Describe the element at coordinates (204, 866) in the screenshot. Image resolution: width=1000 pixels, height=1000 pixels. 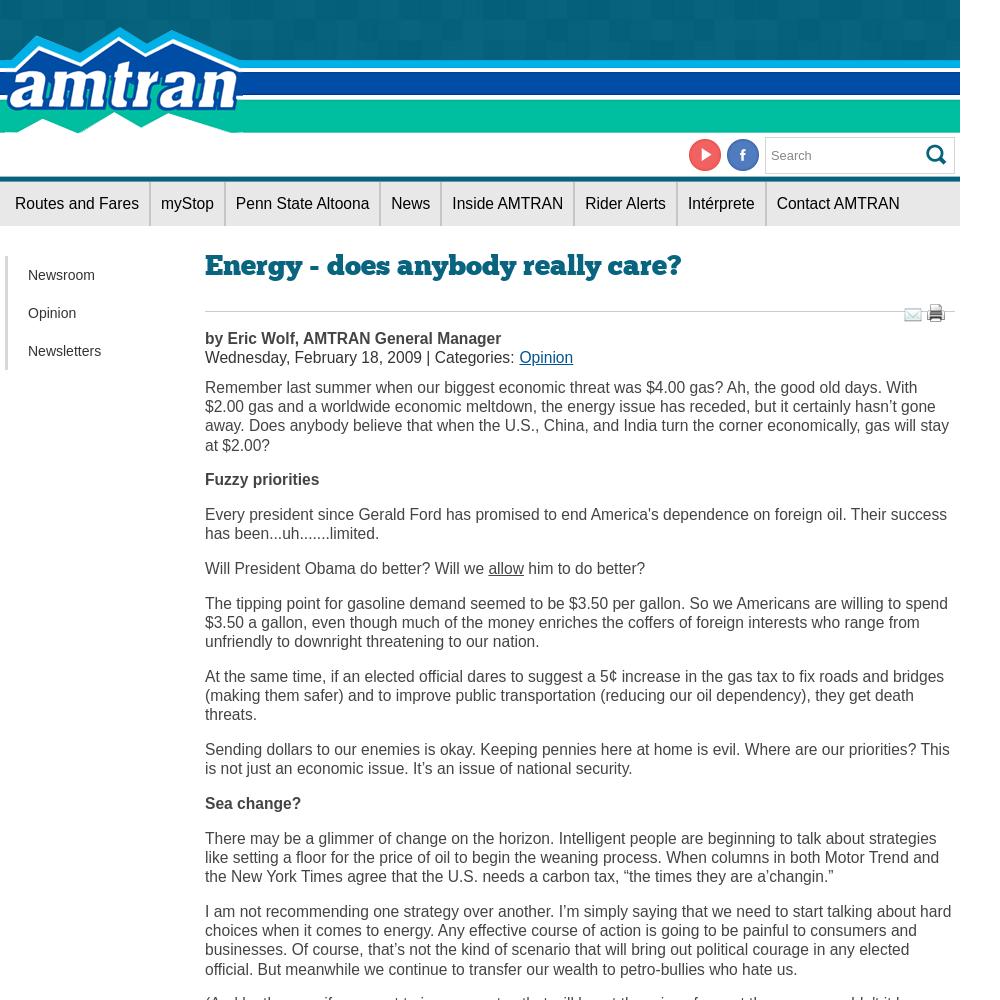
I see `'and the'` at that location.